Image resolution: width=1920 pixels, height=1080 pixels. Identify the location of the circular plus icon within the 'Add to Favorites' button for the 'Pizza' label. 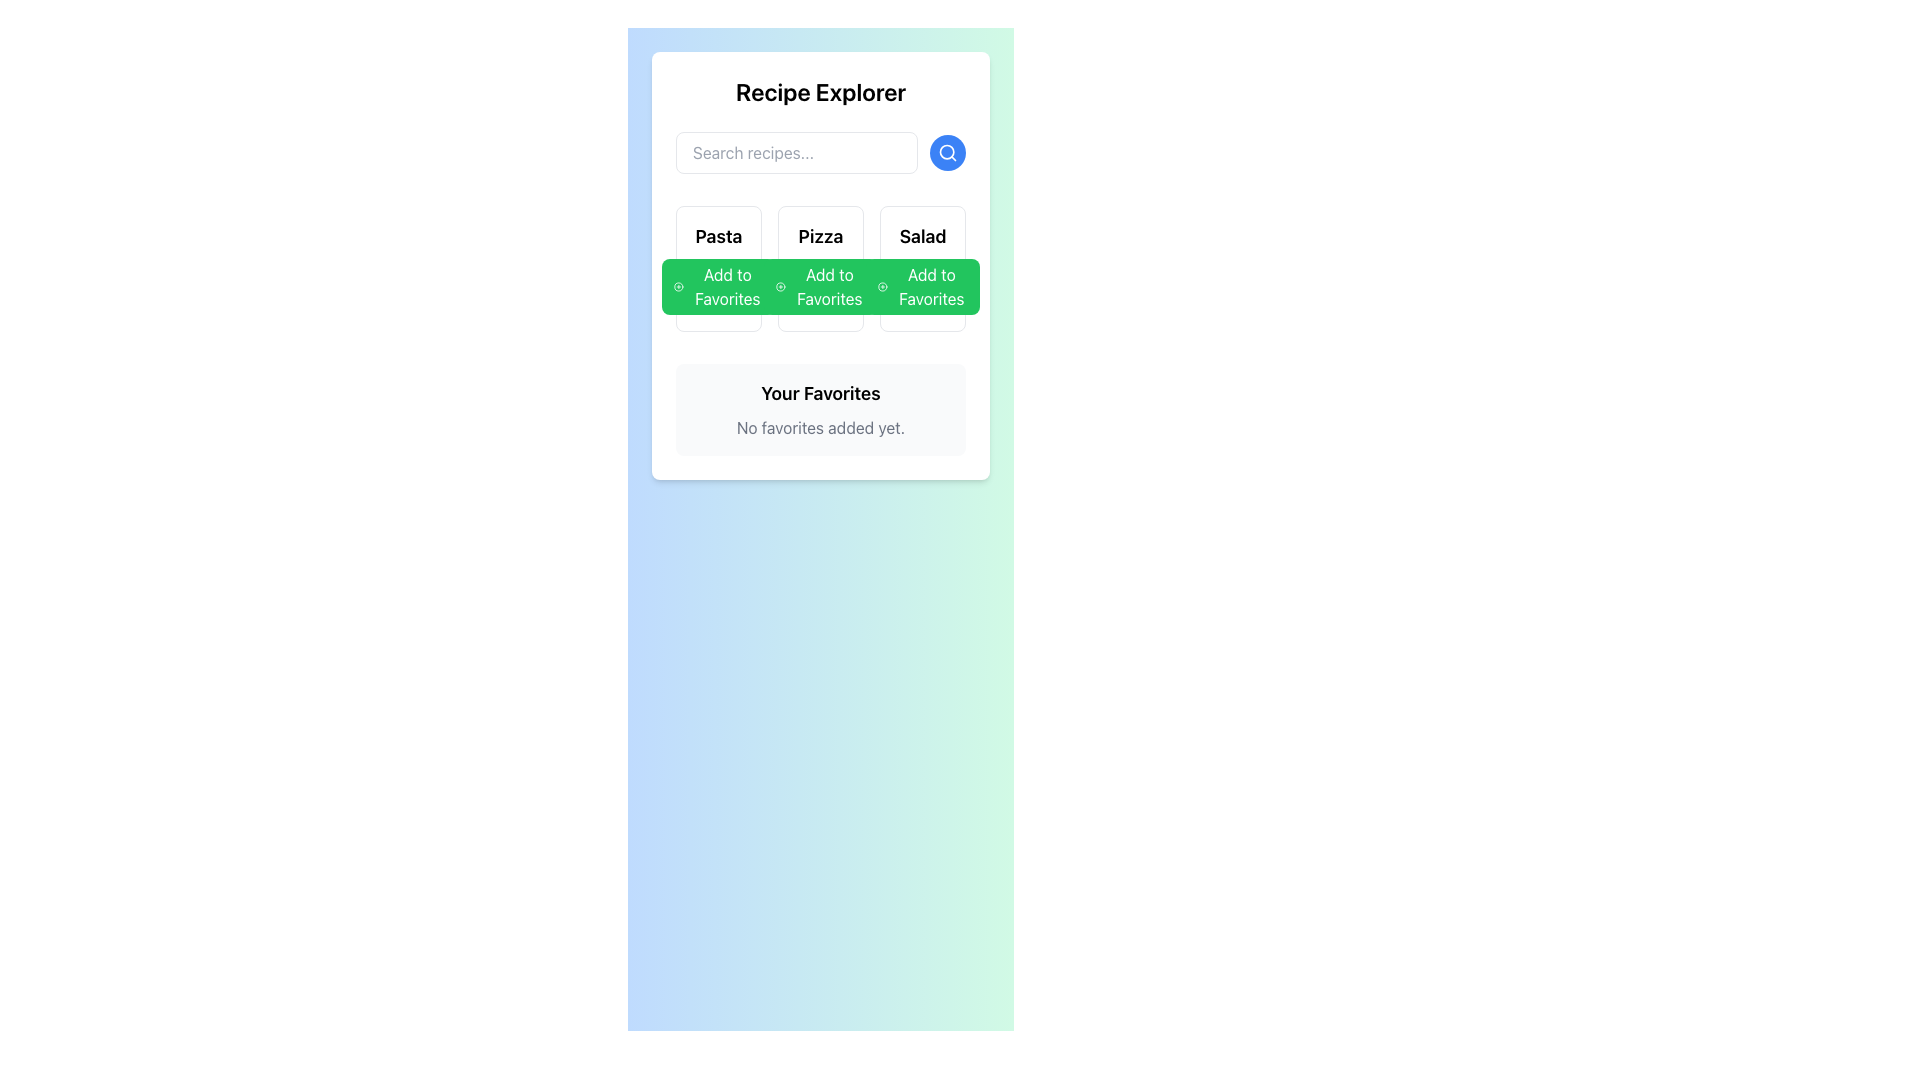
(780, 286).